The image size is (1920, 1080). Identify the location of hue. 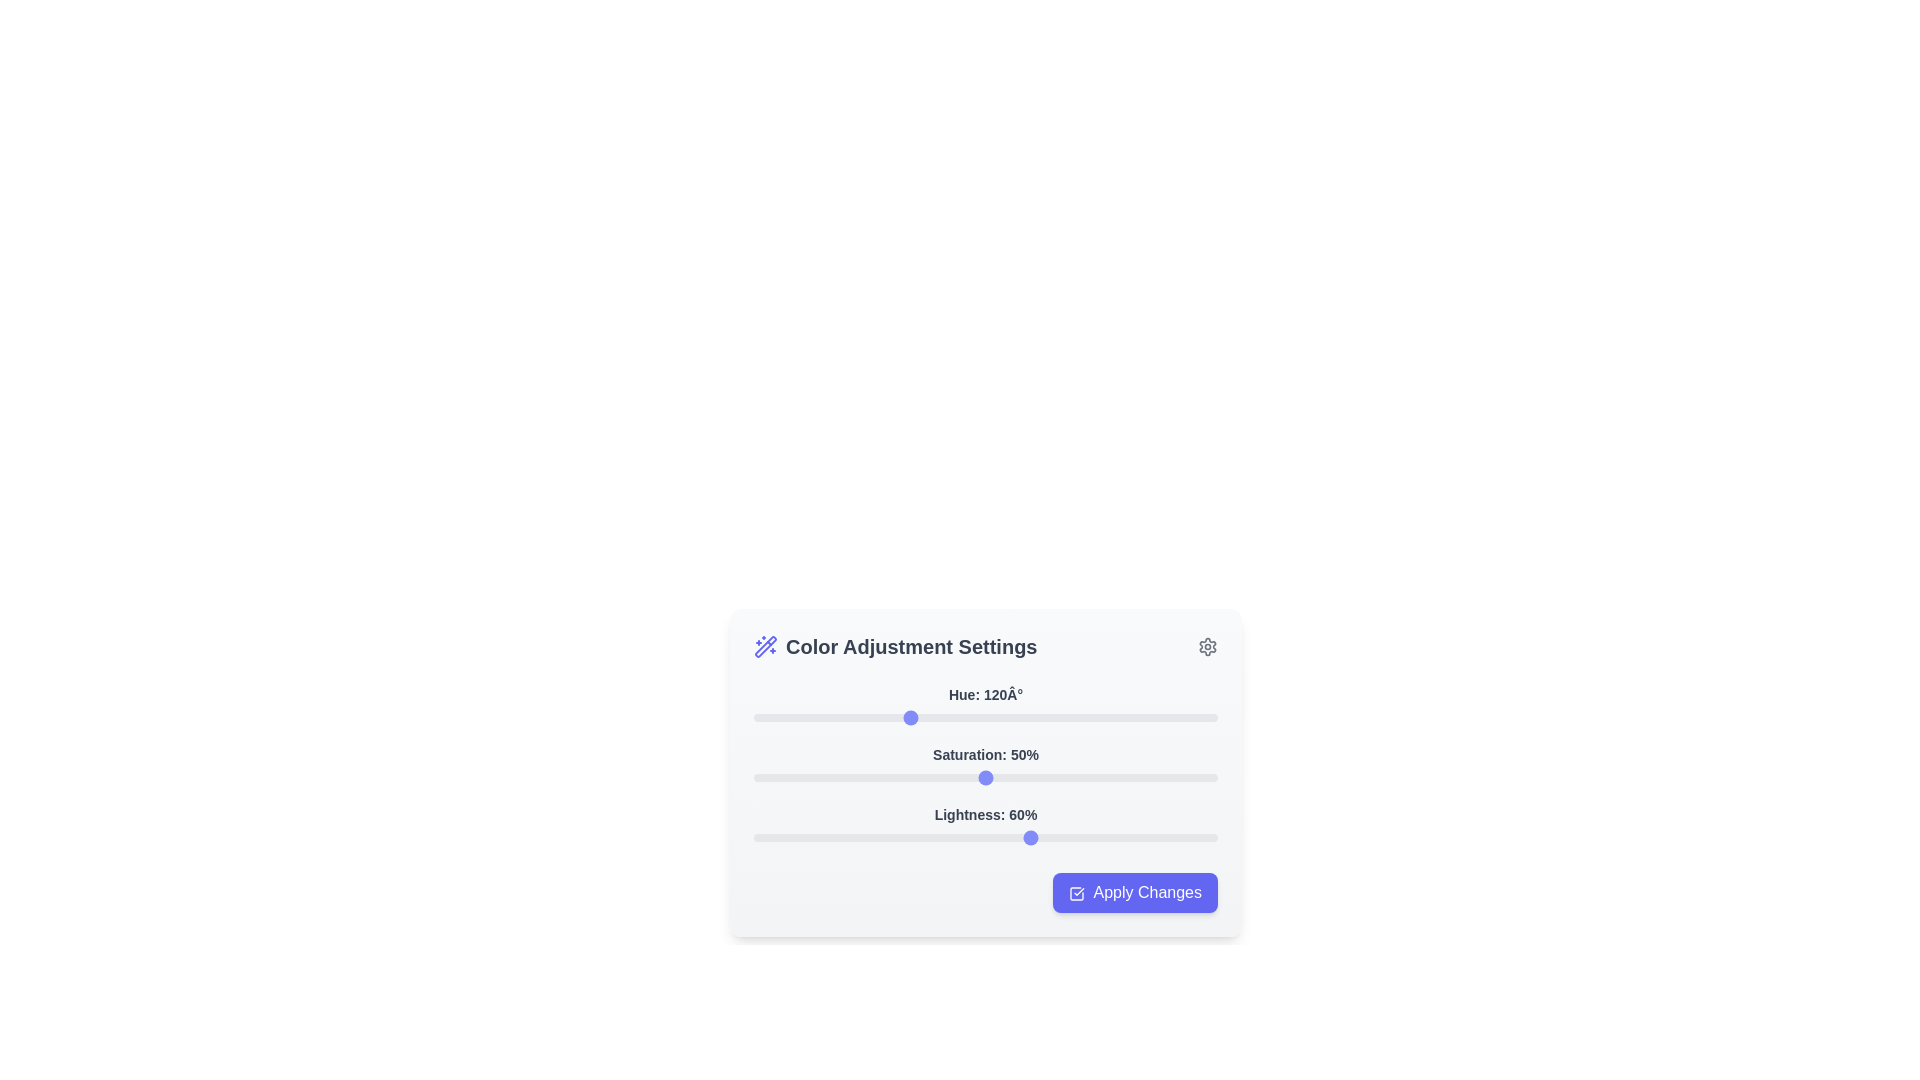
(1147, 716).